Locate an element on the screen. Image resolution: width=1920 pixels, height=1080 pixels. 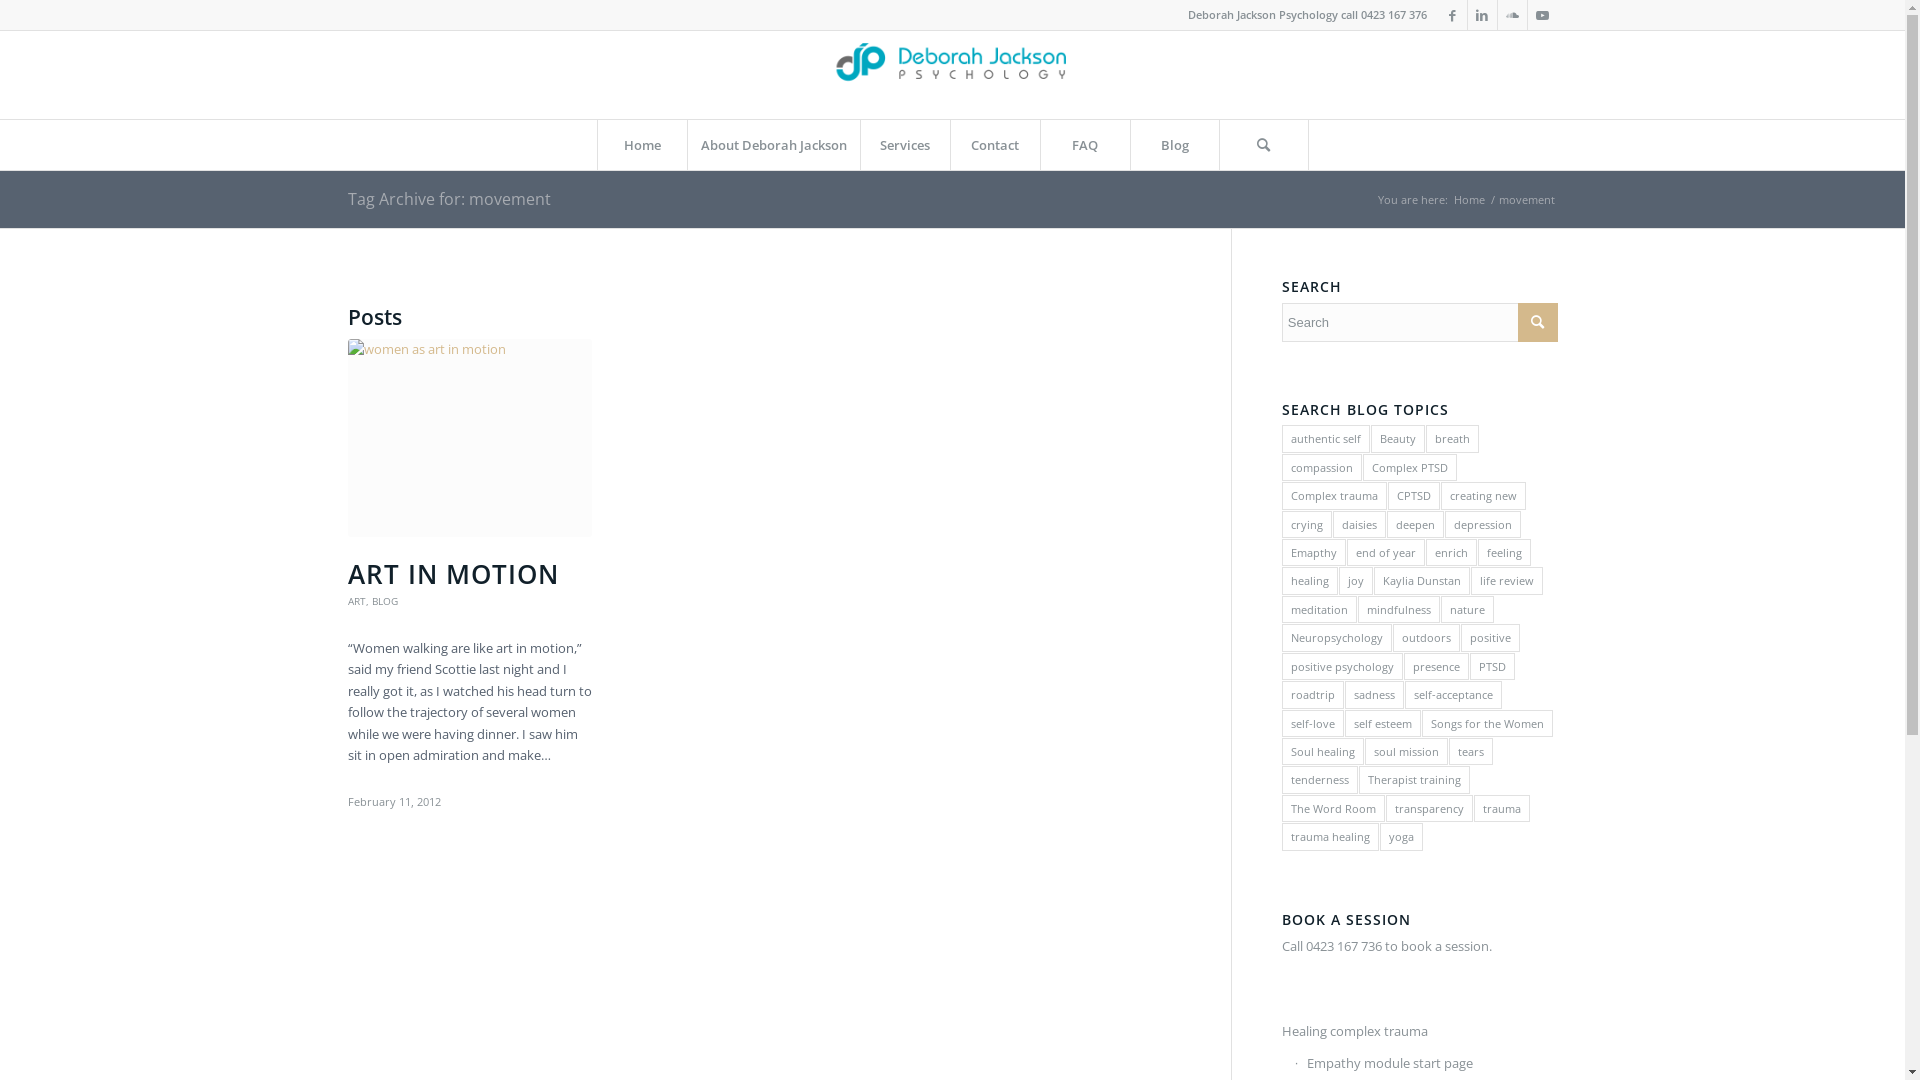
'FAQ' is located at coordinates (1083, 144).